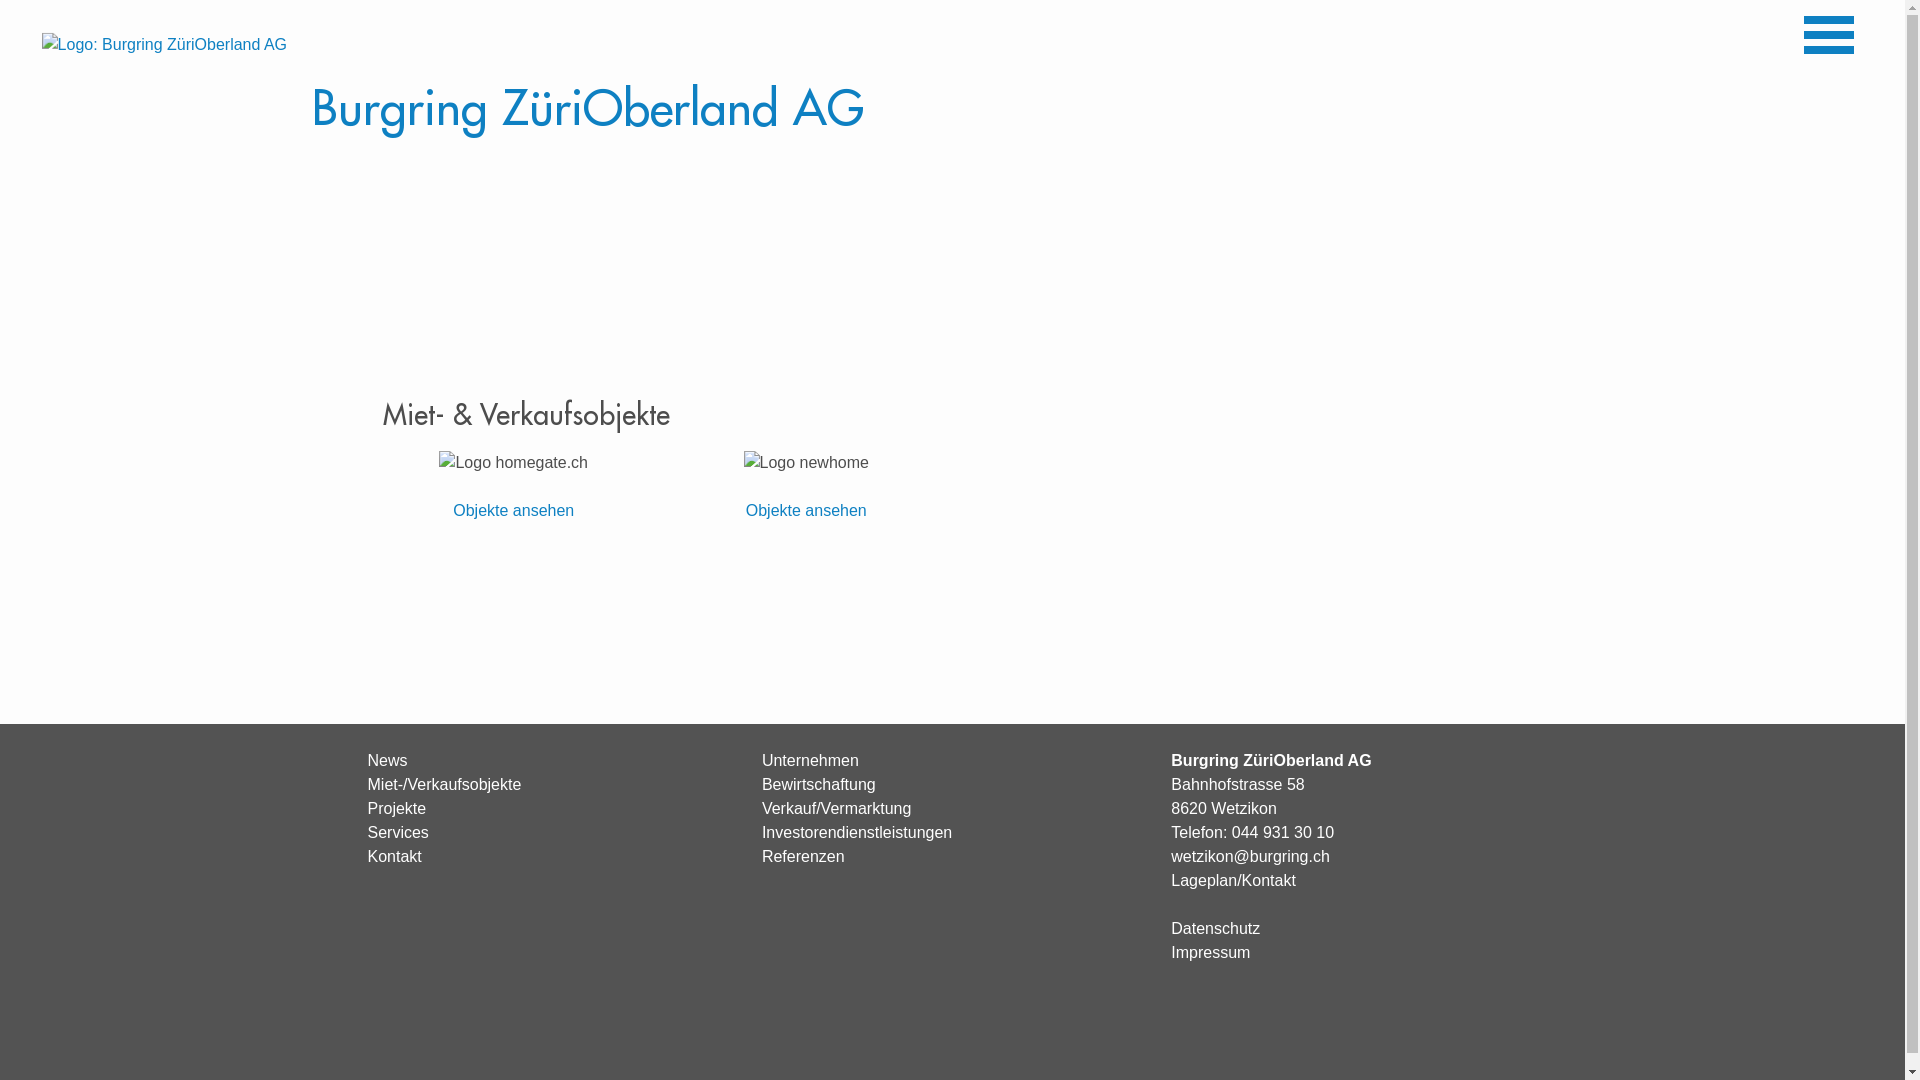 The height and width of the screenshot is (1080, 1920). Describe the element at coordinates (803, 855) in the screenshot. I see `'Referenzen'` at that location.